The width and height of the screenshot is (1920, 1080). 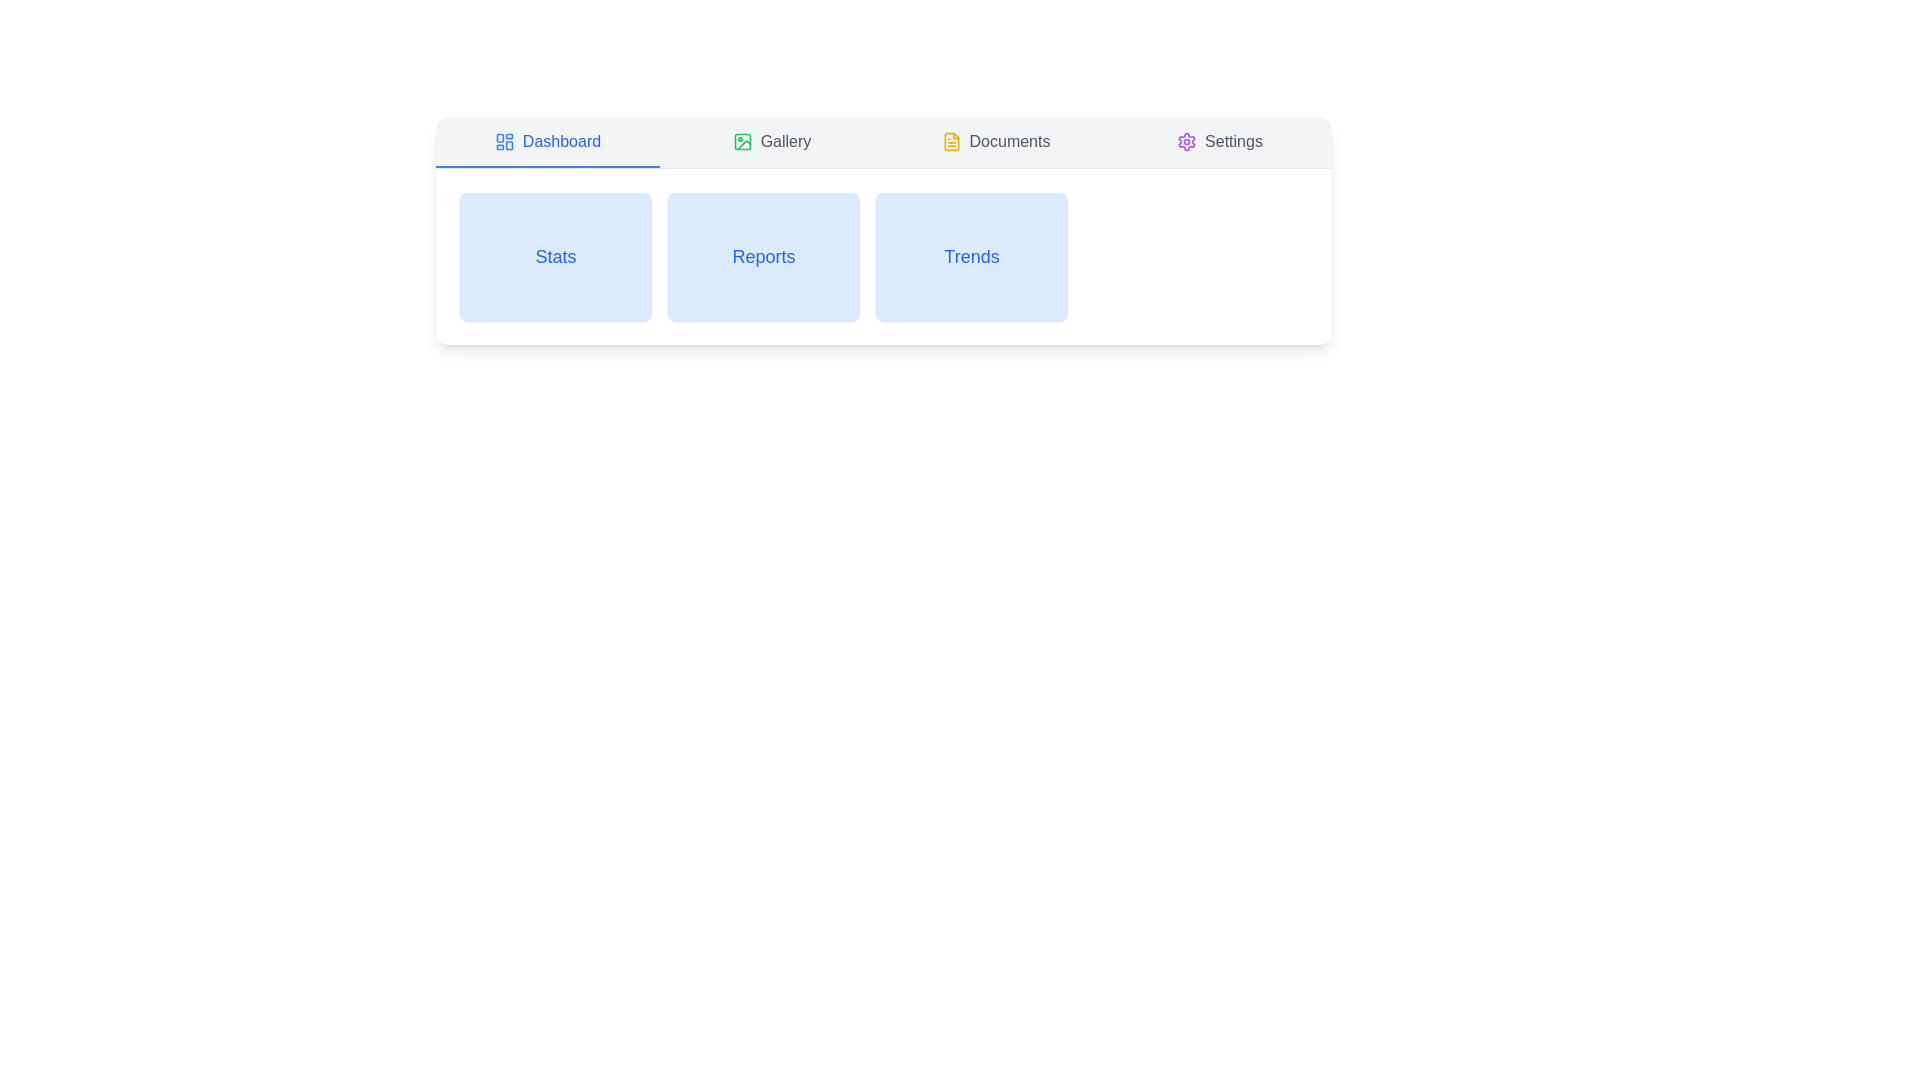 I want to click on the 'Documents' text label, so click(x=1009, y=141).